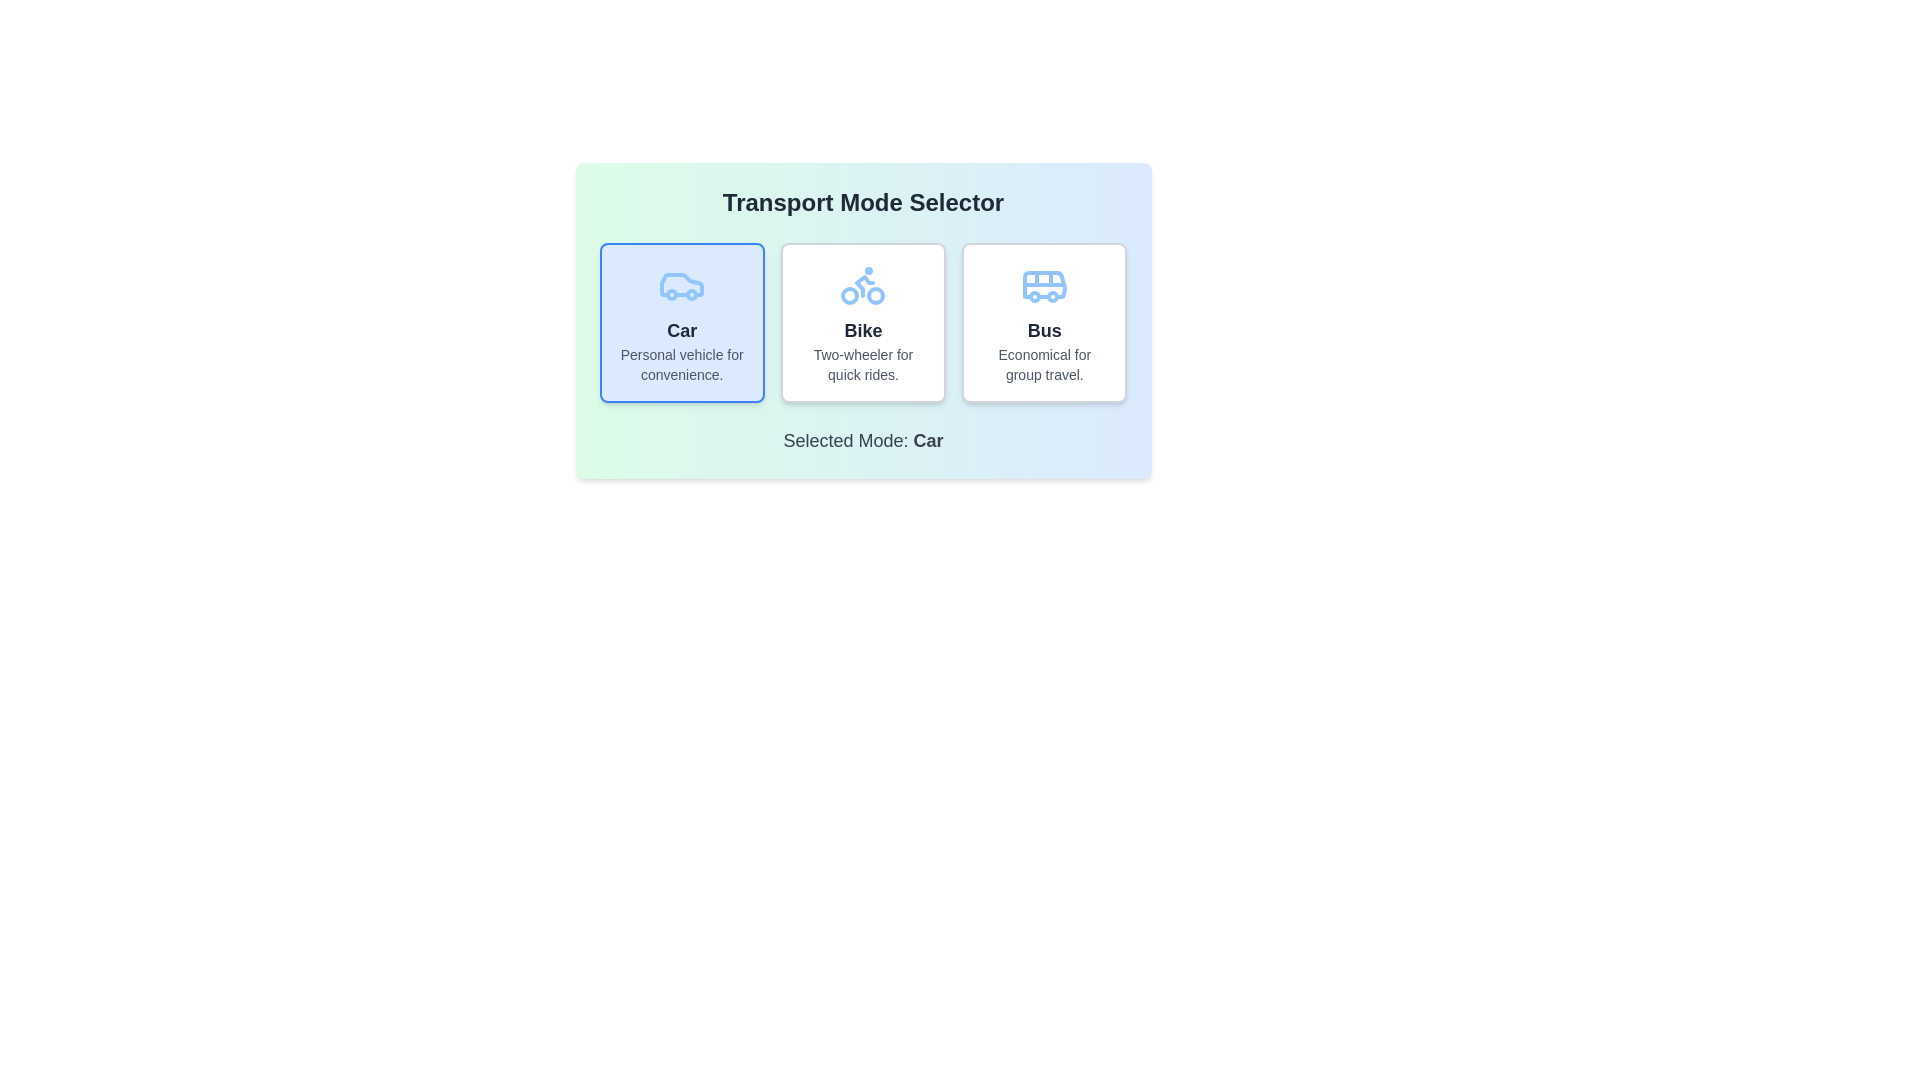 The width and height of the screenshot is (1920, 1080). Describe the element at coordinates (682, 330) in the screenshot. I see `text label displaying 'Car' in bold style, located within the transport mode selector` at that location.